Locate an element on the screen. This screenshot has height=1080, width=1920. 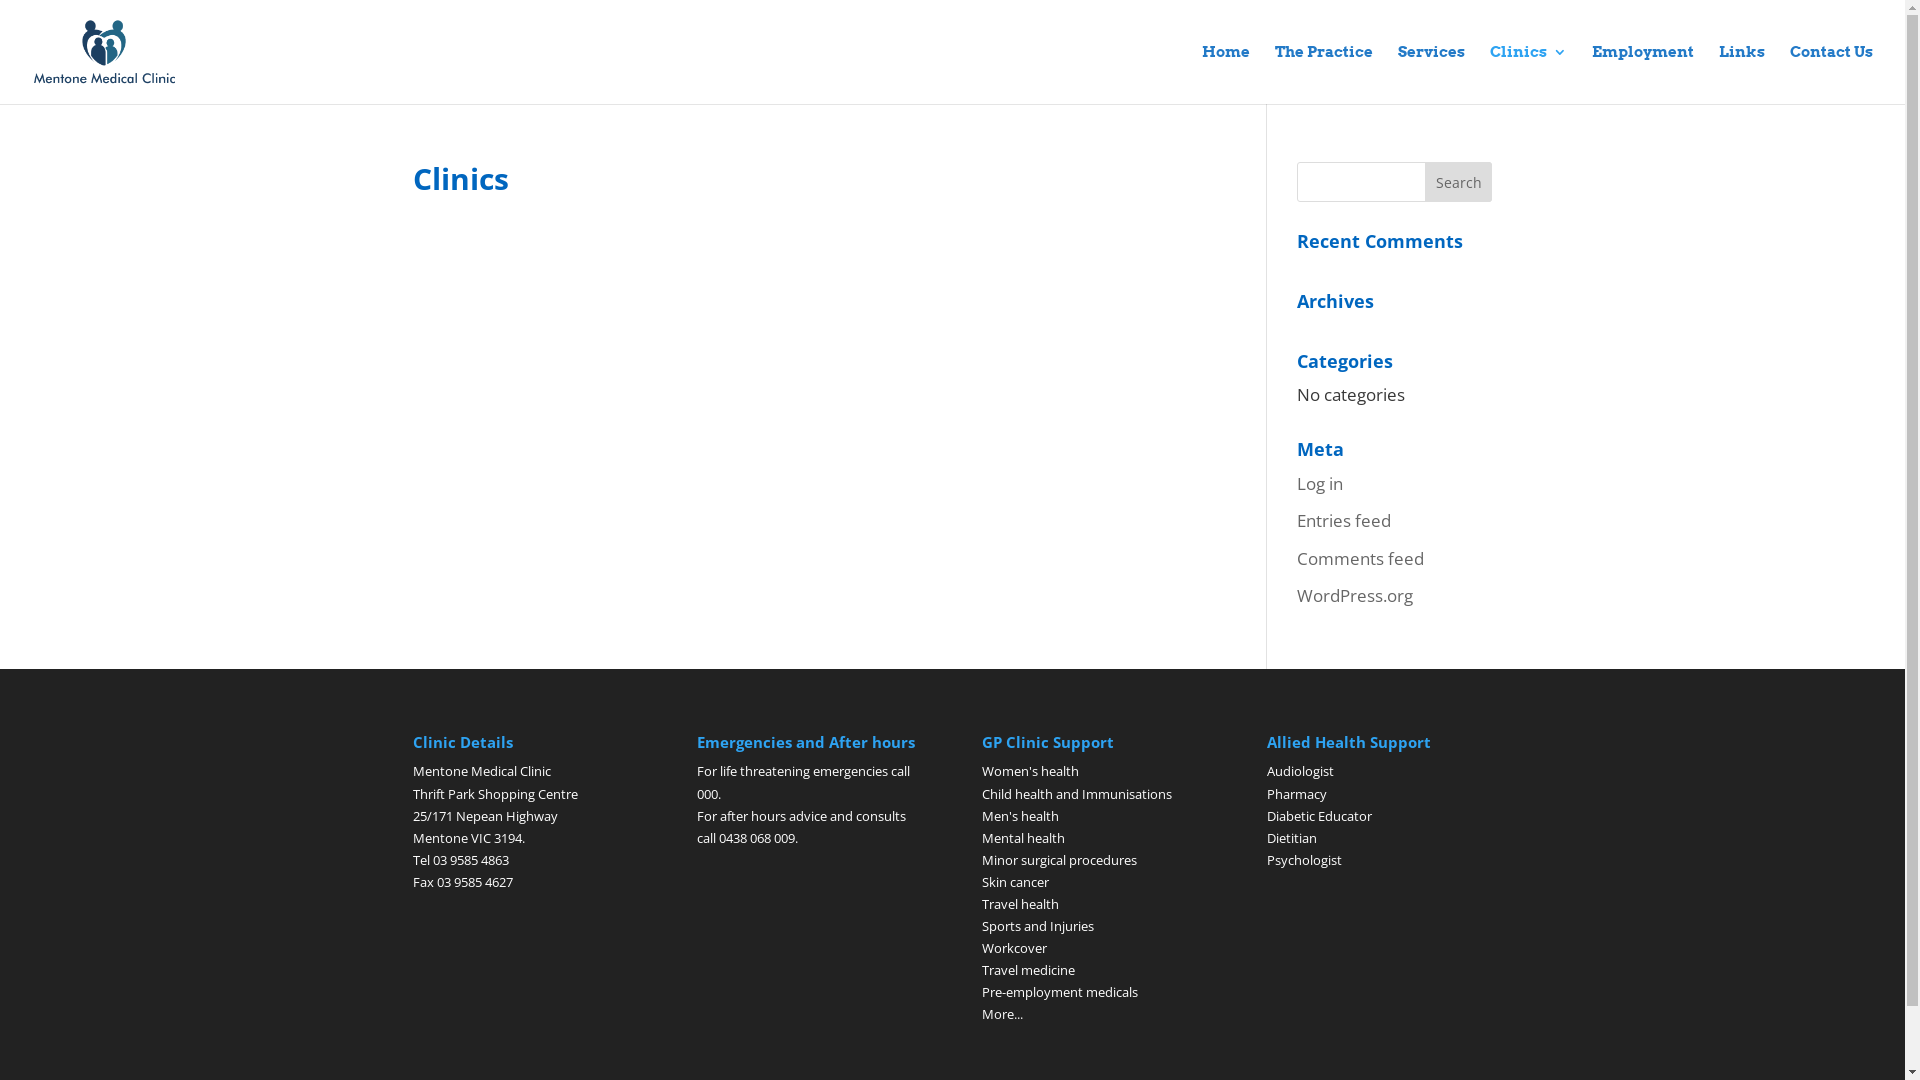
'Search' is located at coordinates (1459, 181).